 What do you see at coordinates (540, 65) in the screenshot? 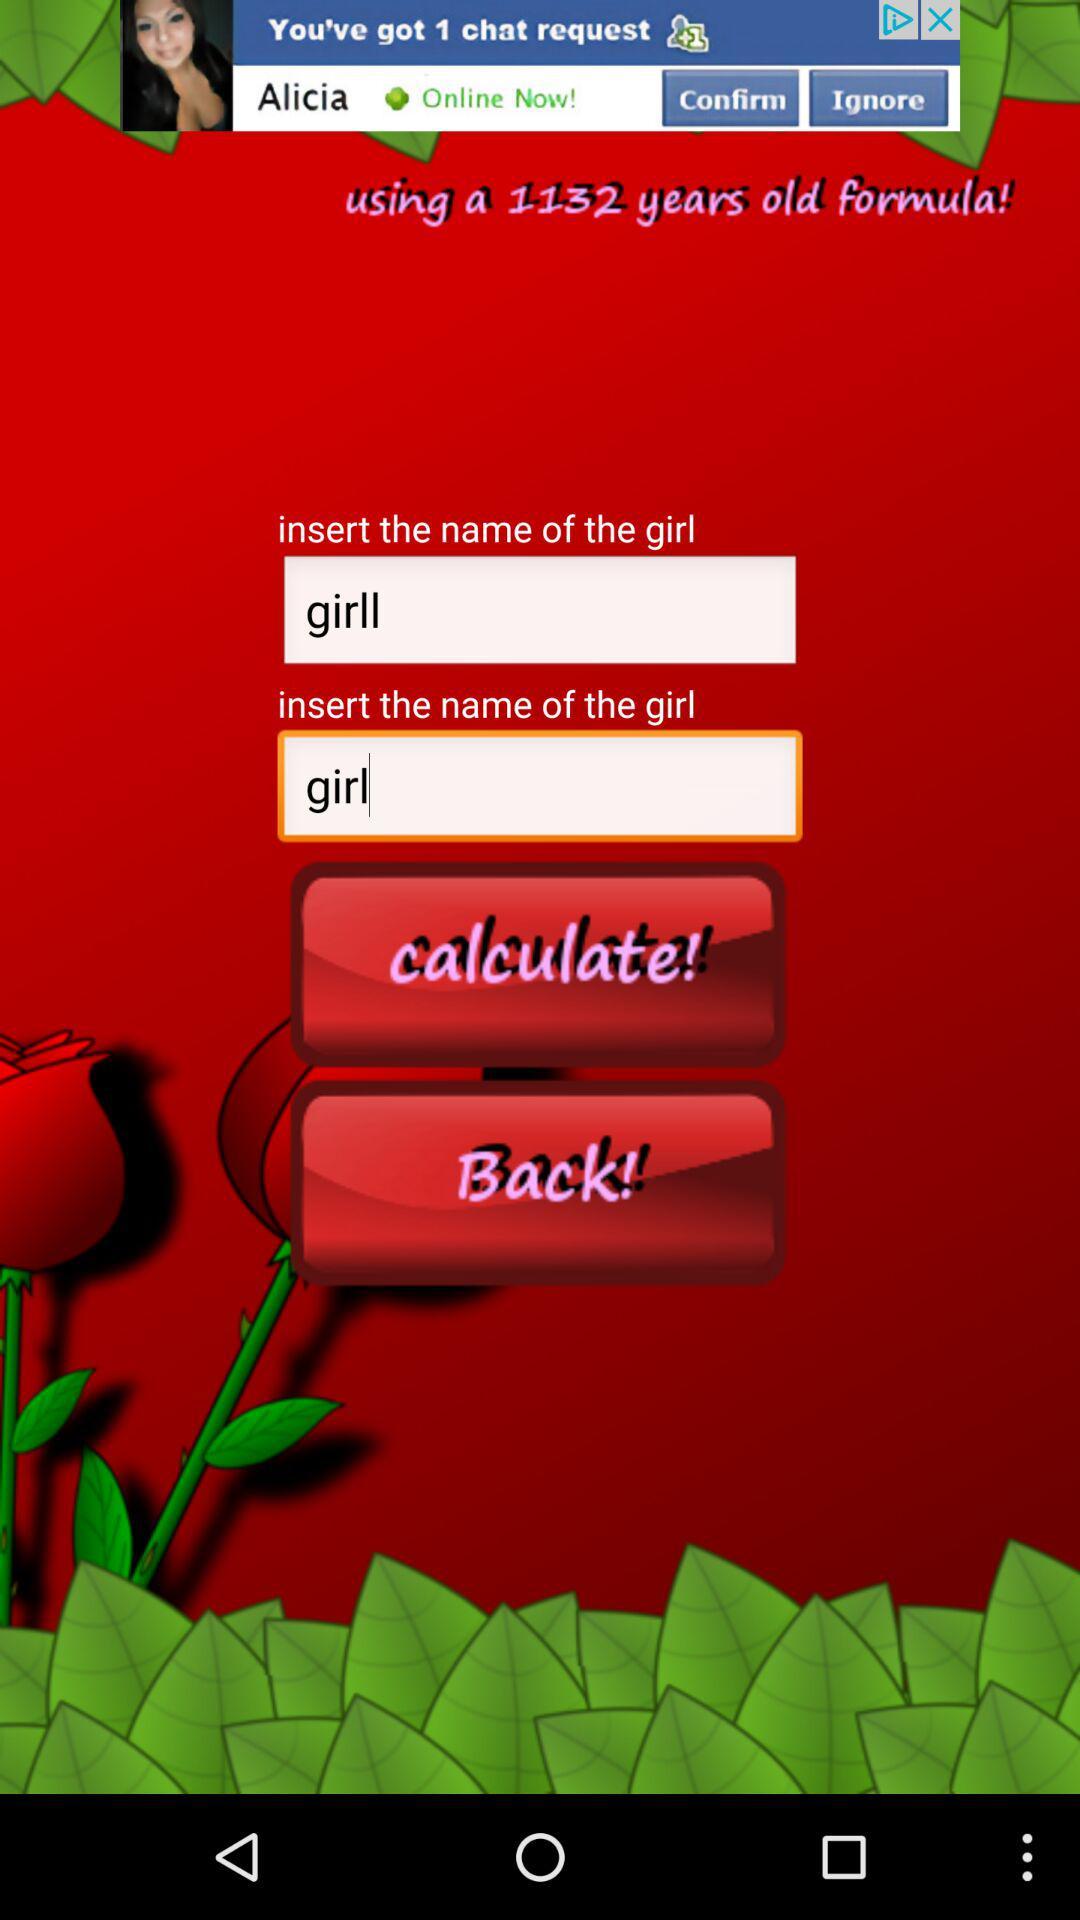
I see `advertisement link` at bounding box center [540, 65].